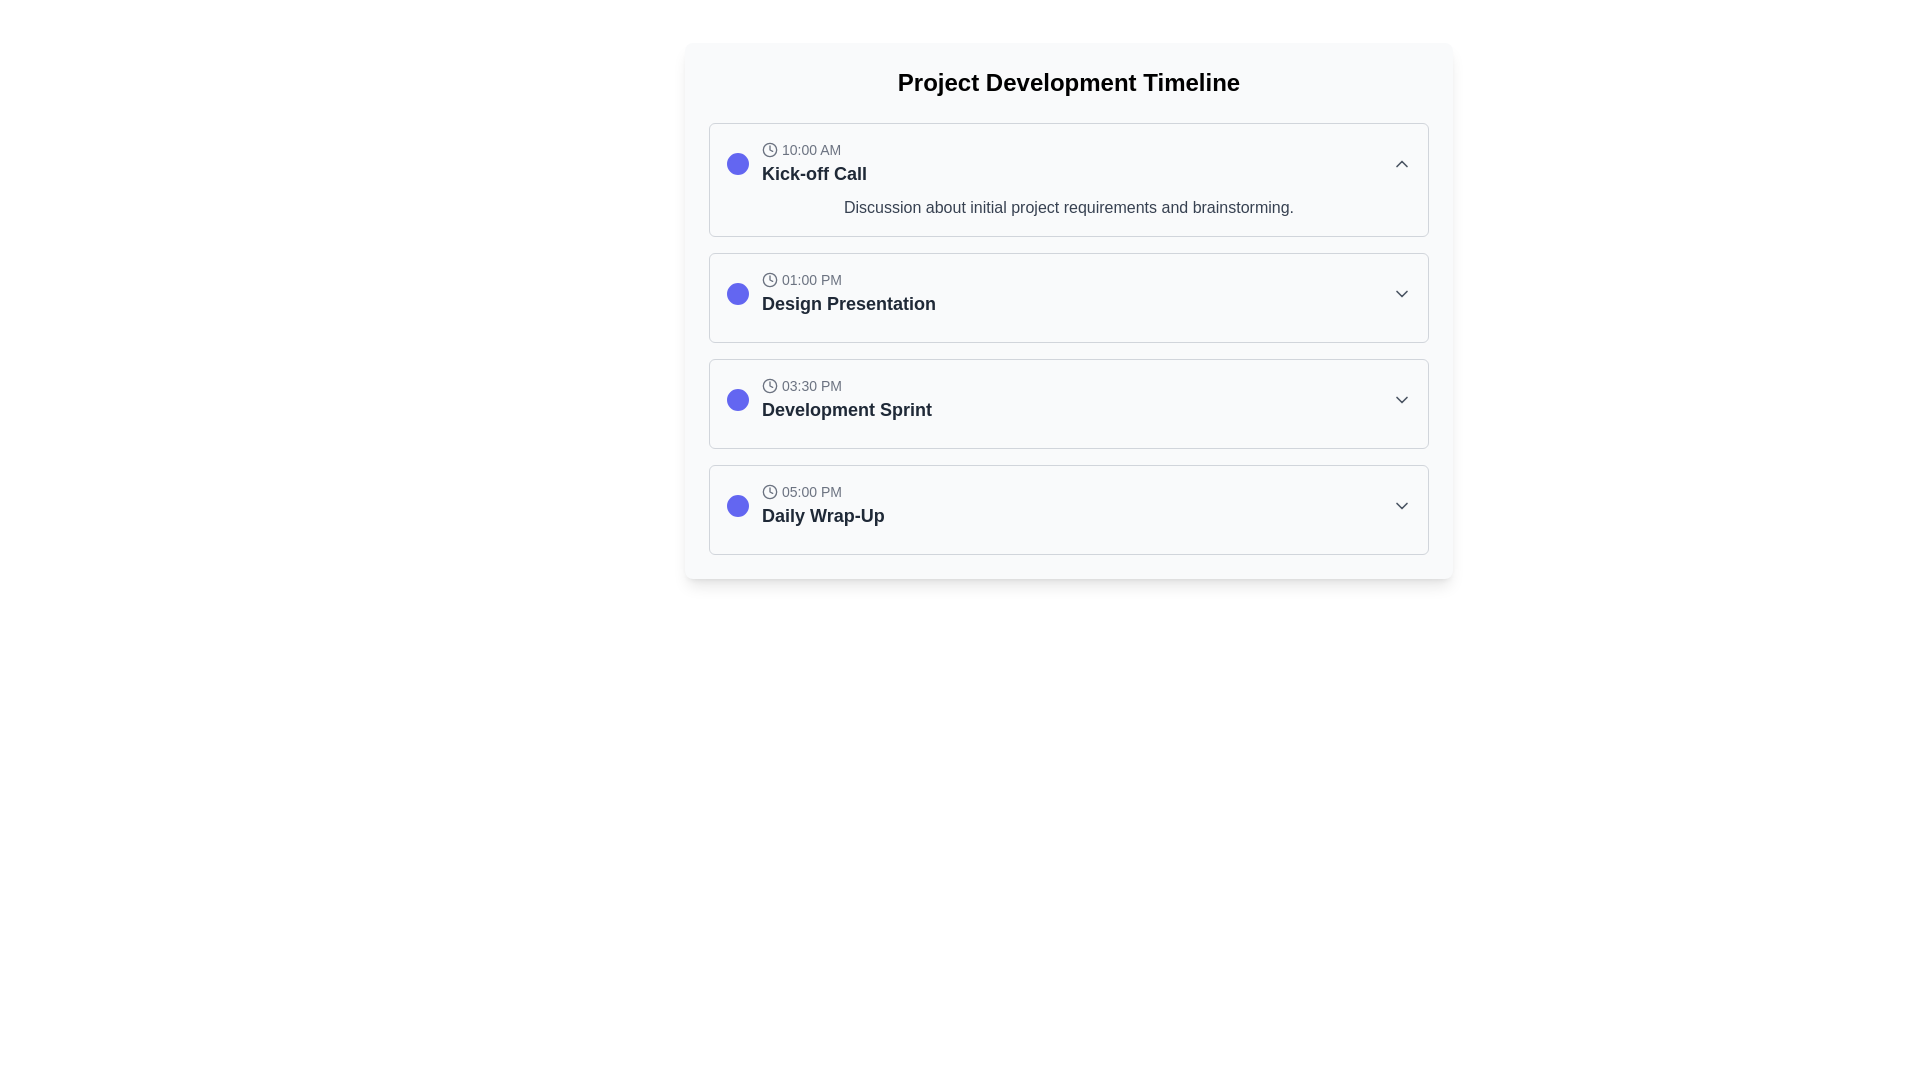  What do you see at coordinates (1068, 297) in the screenshot?
I see `the second interactive list item representing the 'Design Presentation' event scheduled at 01:00 PM` at bounding box center [1068, 297].